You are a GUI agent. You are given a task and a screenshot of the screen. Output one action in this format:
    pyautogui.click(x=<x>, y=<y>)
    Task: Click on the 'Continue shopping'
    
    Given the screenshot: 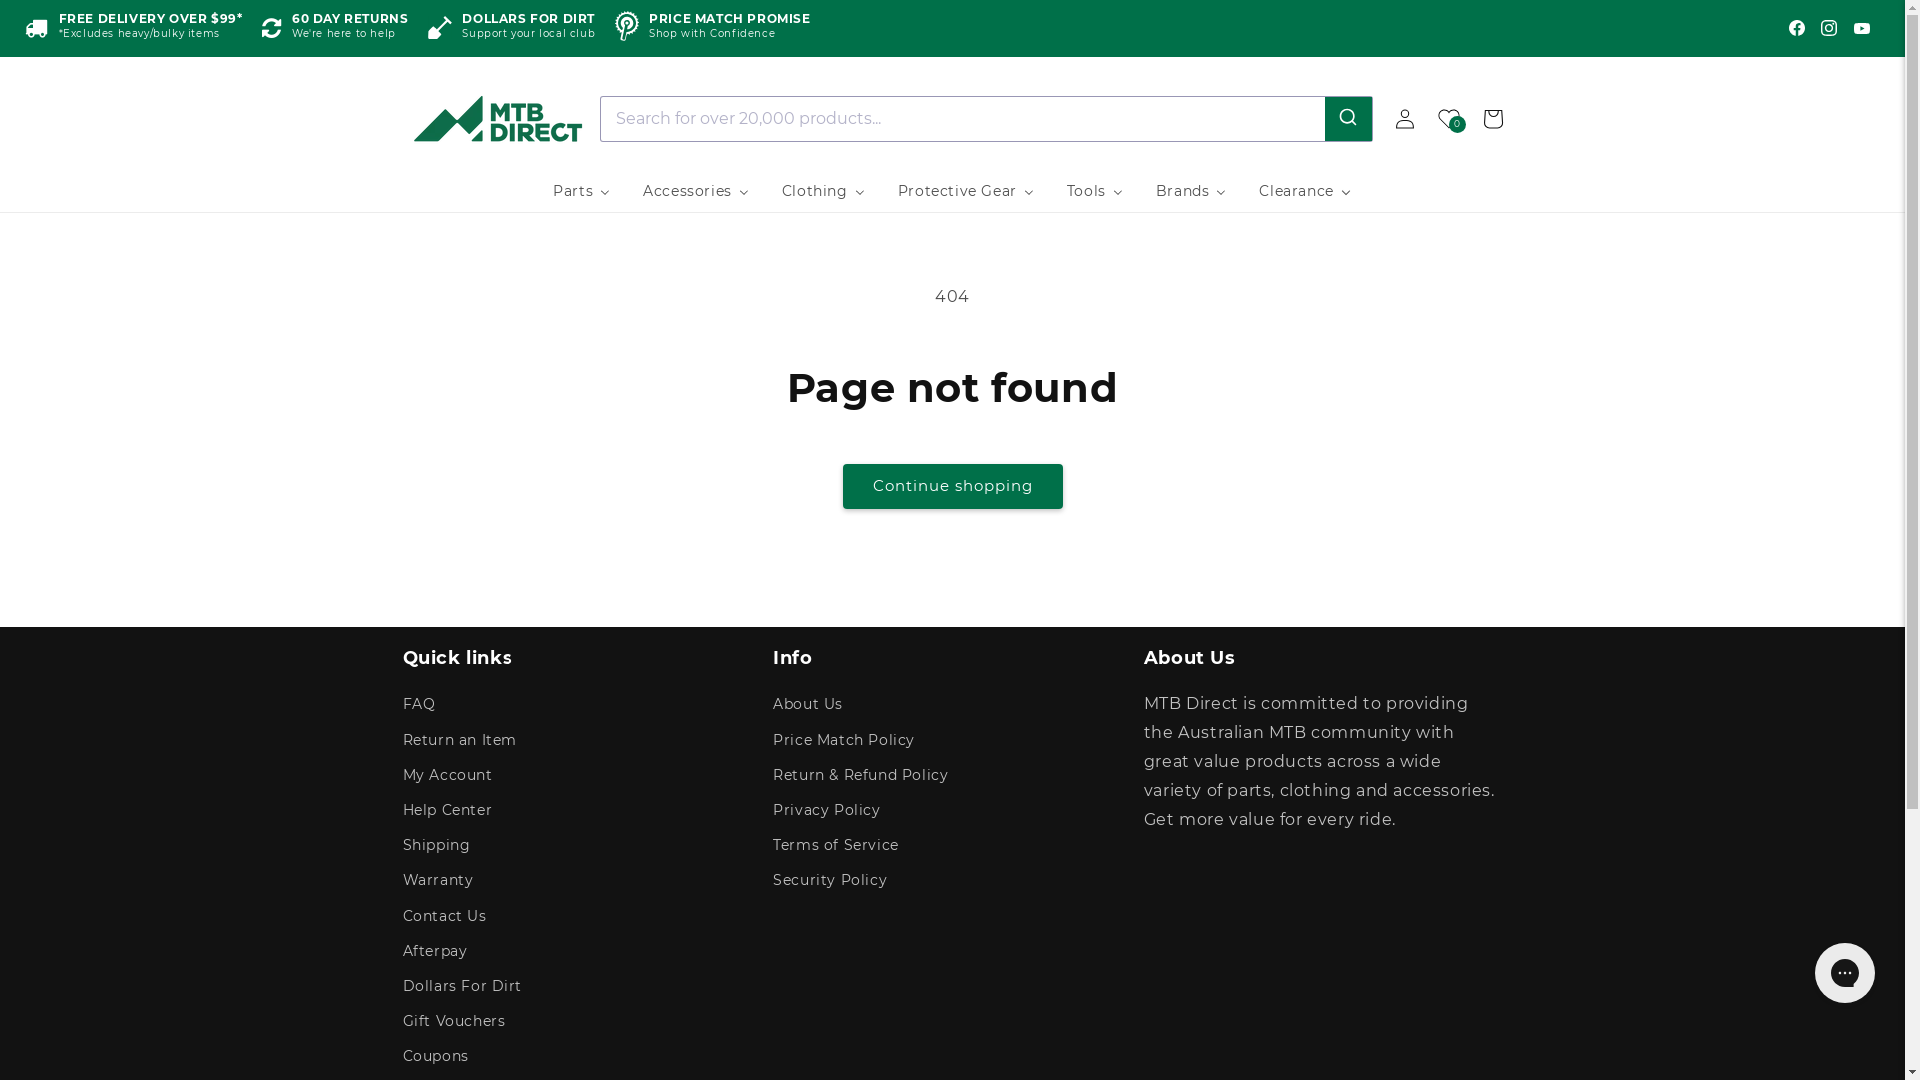 What is the action you would take?
    pyautogui.click(x=841, y=486)
    